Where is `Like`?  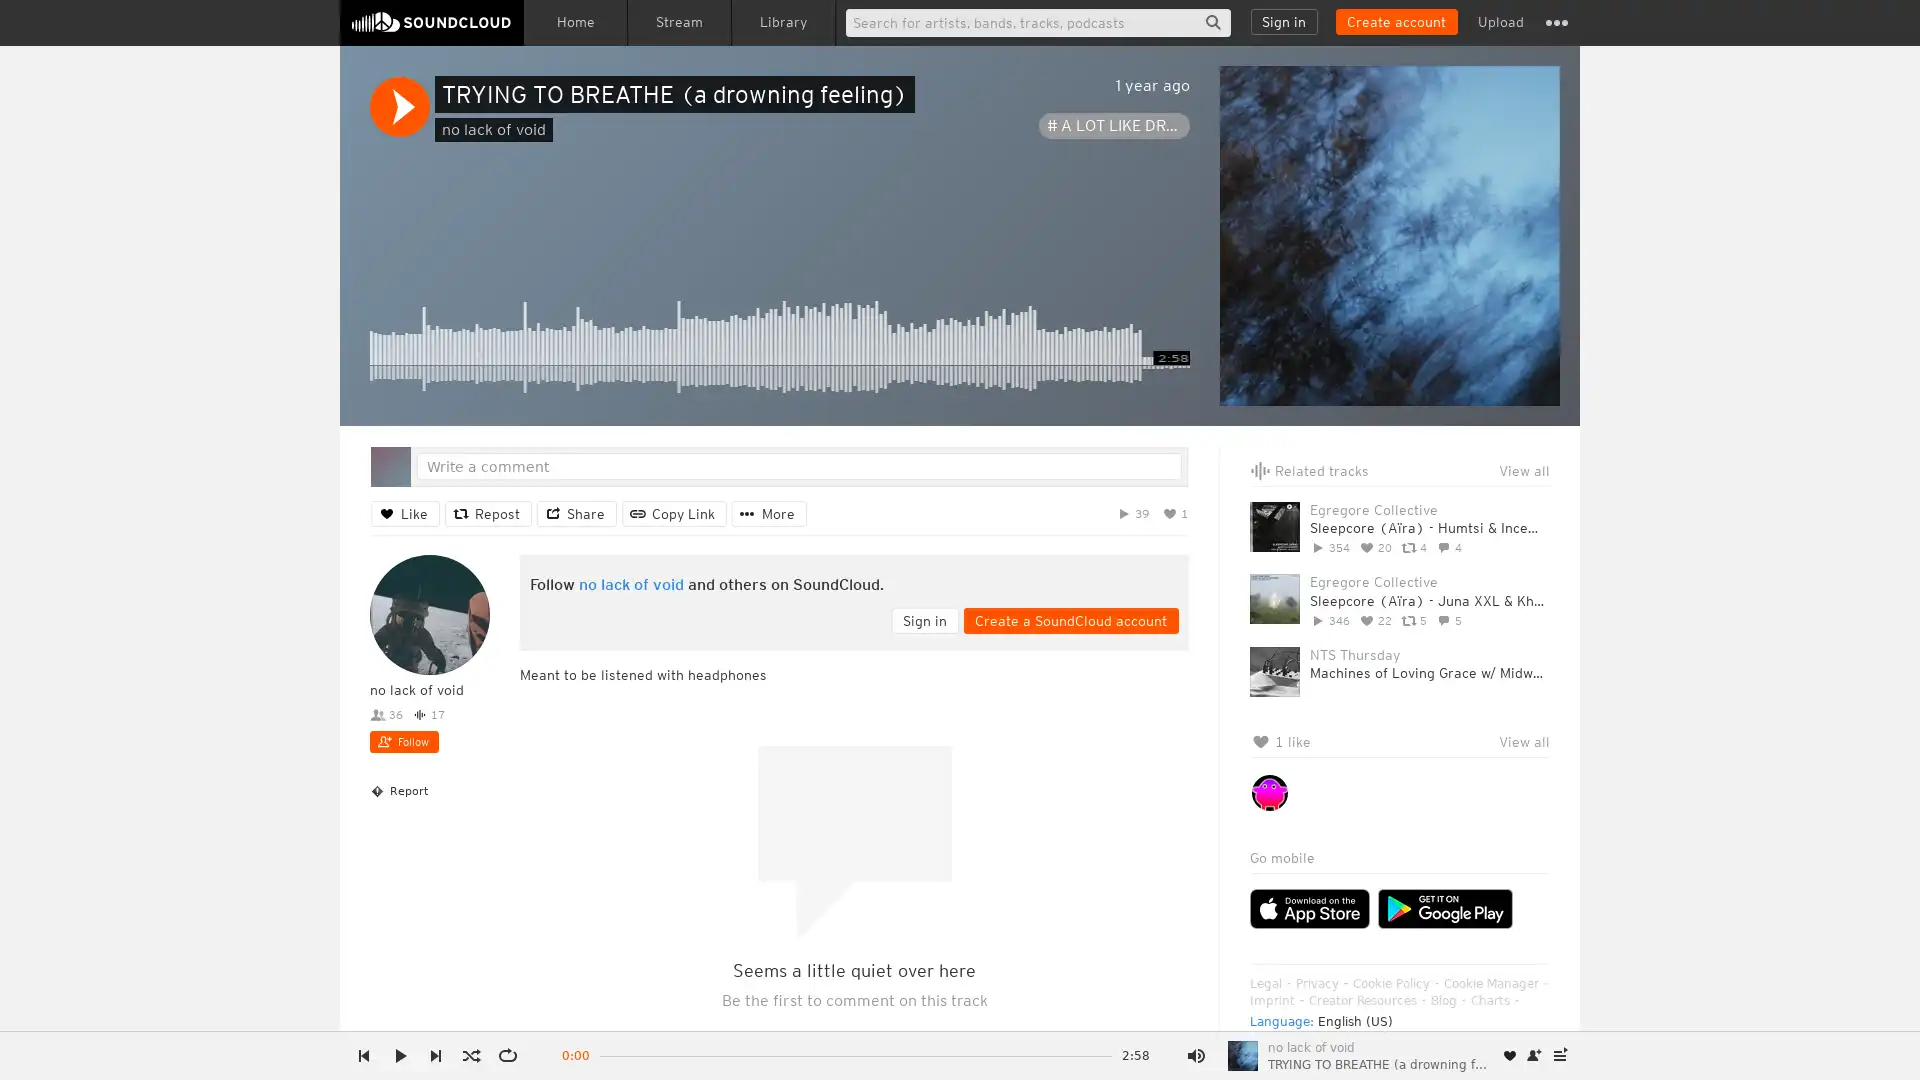 Like is located at coordinates (1510, 1055).